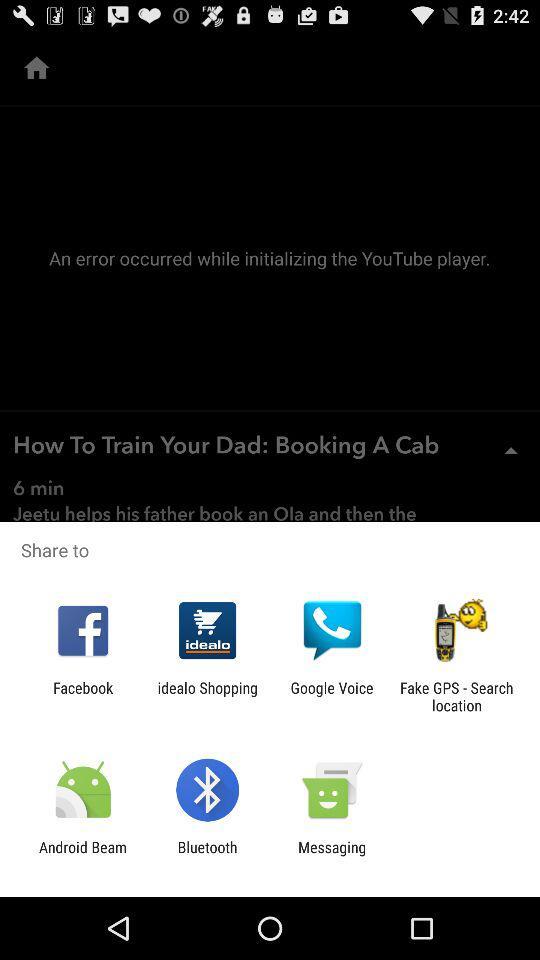 The width and height of the screenshot is (540, 960). Describe the element at coordinates (206, 696) in the screenshot. I see `the item next to google voice` at that location.